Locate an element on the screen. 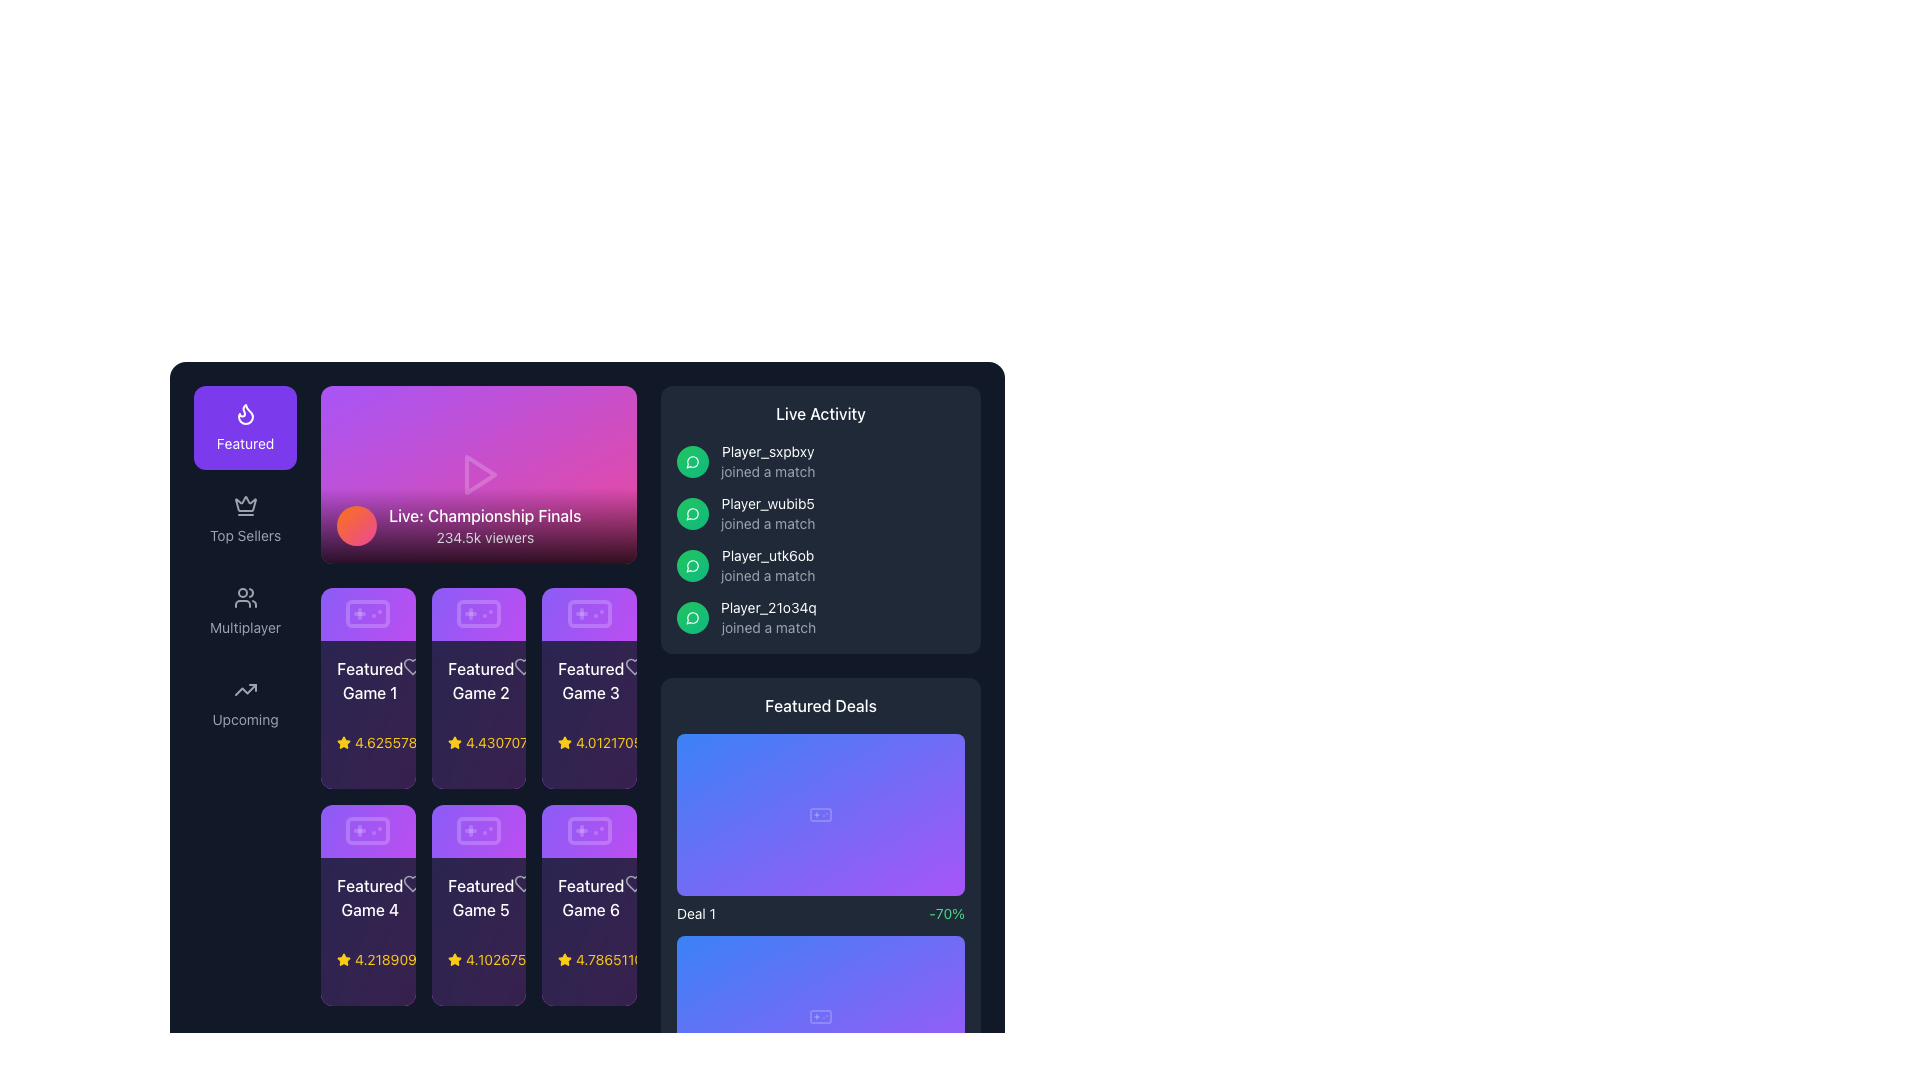 The image size is (1920, 1080). the static text label displaying 'Player_sxpbxy joined a match' within the 'Live Activity' section on the right side of the interface is located at coordinates (767, 451).